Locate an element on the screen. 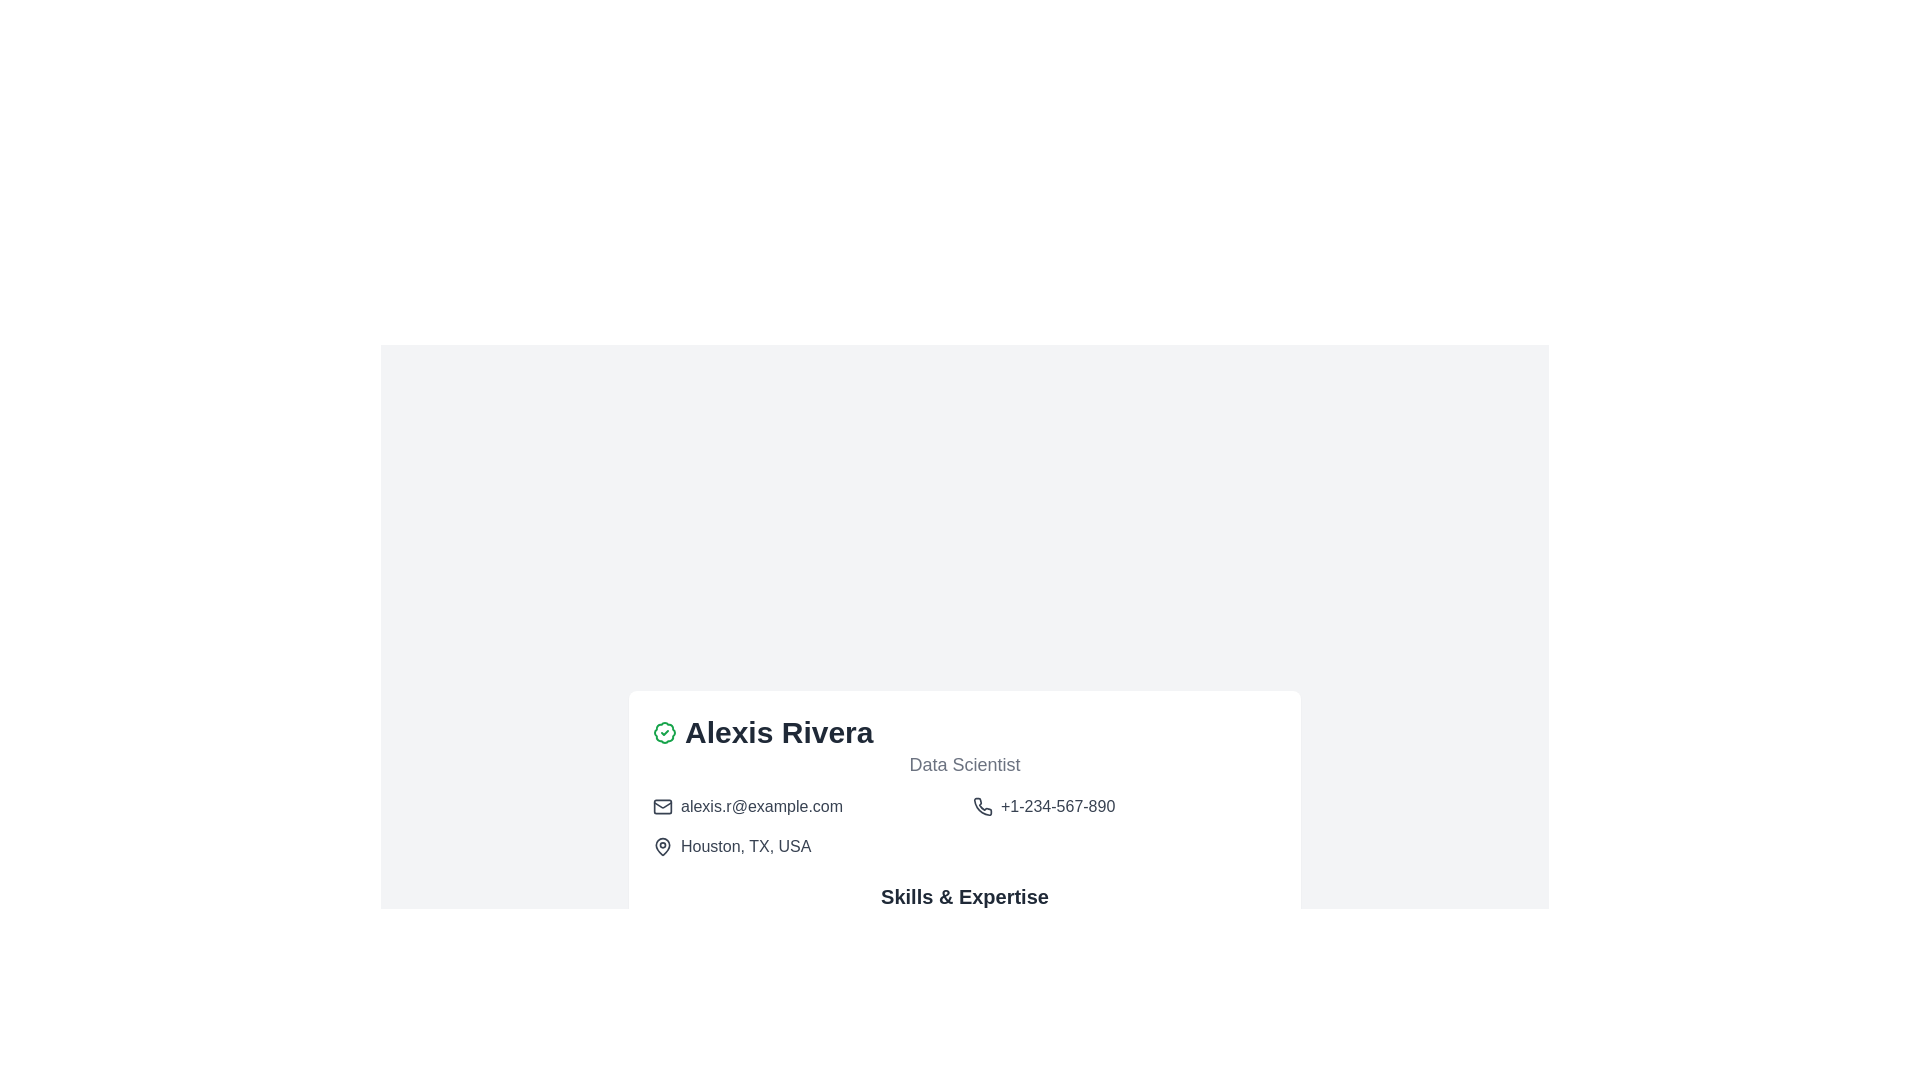 The width and height of the screenshot is (1920, 1080). the email address label that displays a gray text row preceded by a gray envelope icon, located in the first row of the left column of the grid layout is located at coordinates (805, 805).